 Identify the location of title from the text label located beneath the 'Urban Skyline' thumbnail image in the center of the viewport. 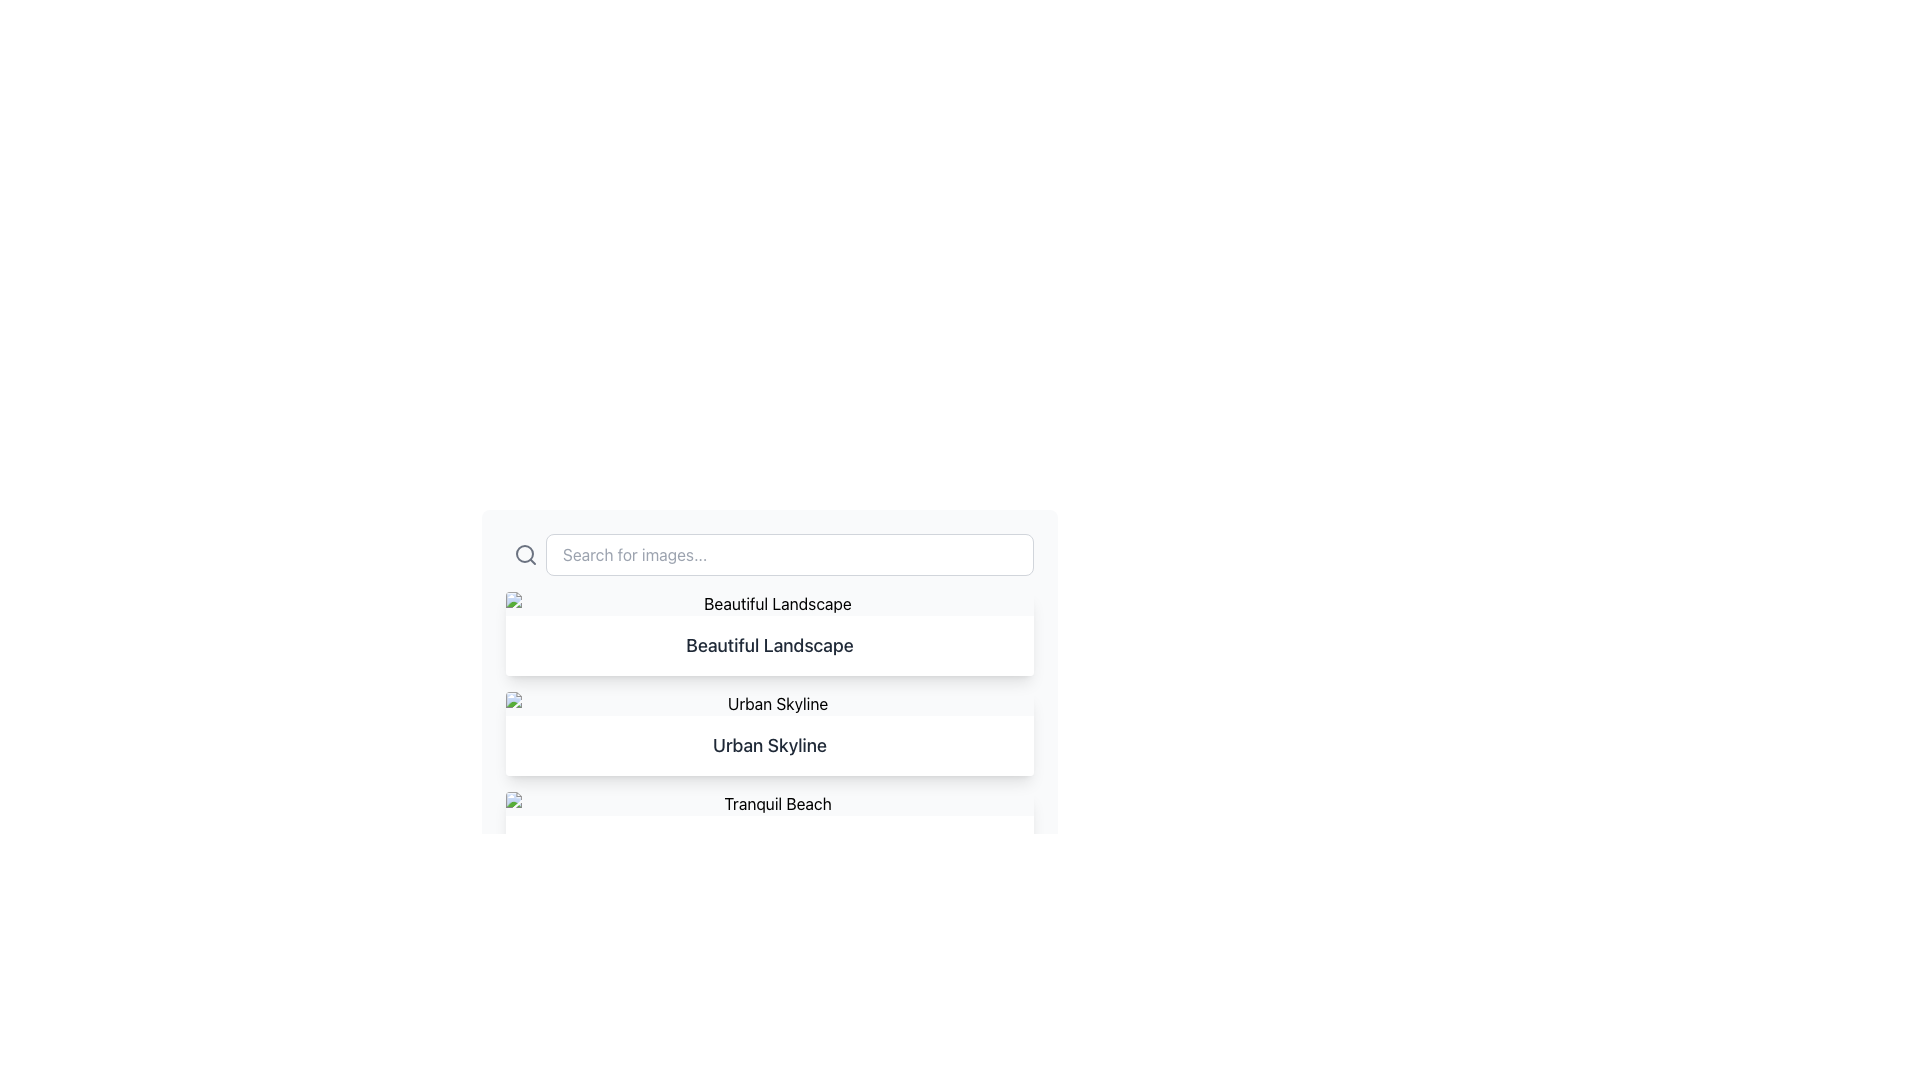
(768, 745).